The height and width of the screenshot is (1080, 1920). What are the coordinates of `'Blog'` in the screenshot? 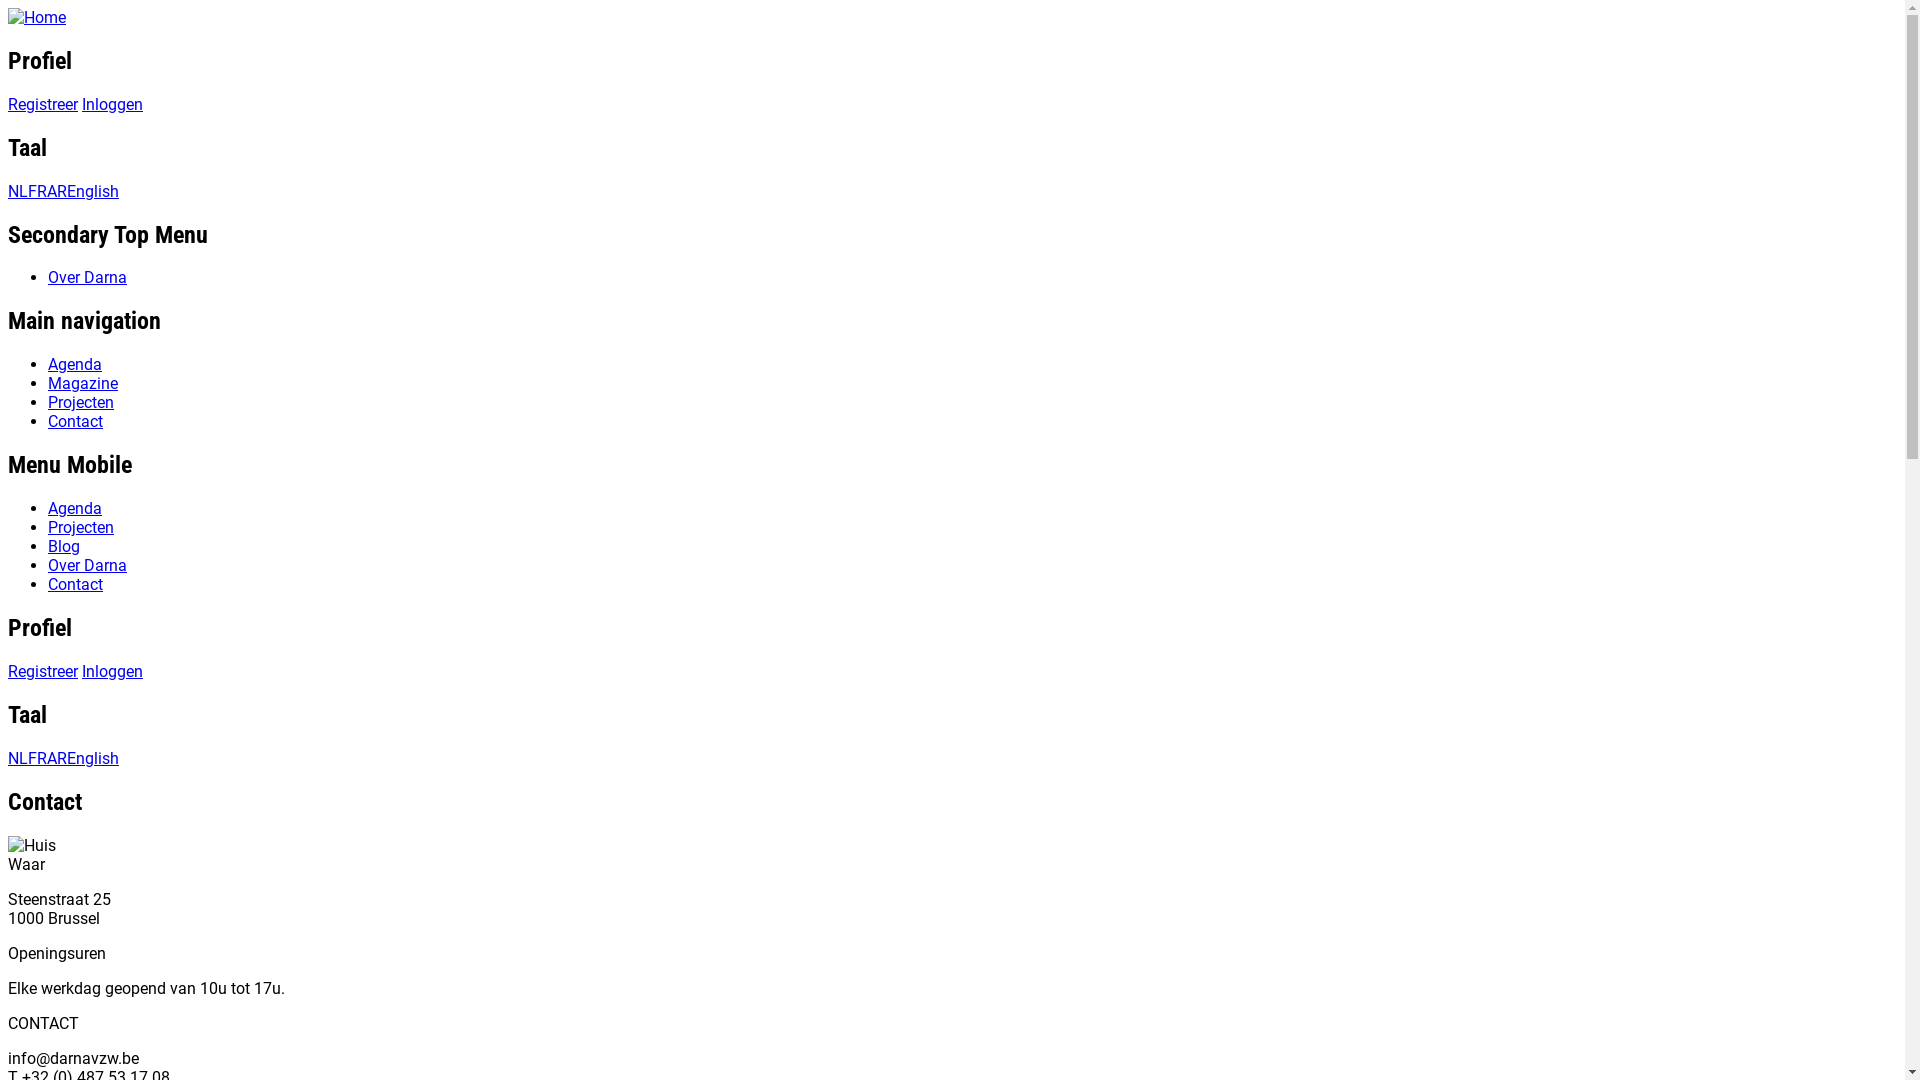 It's located at (63, 546).